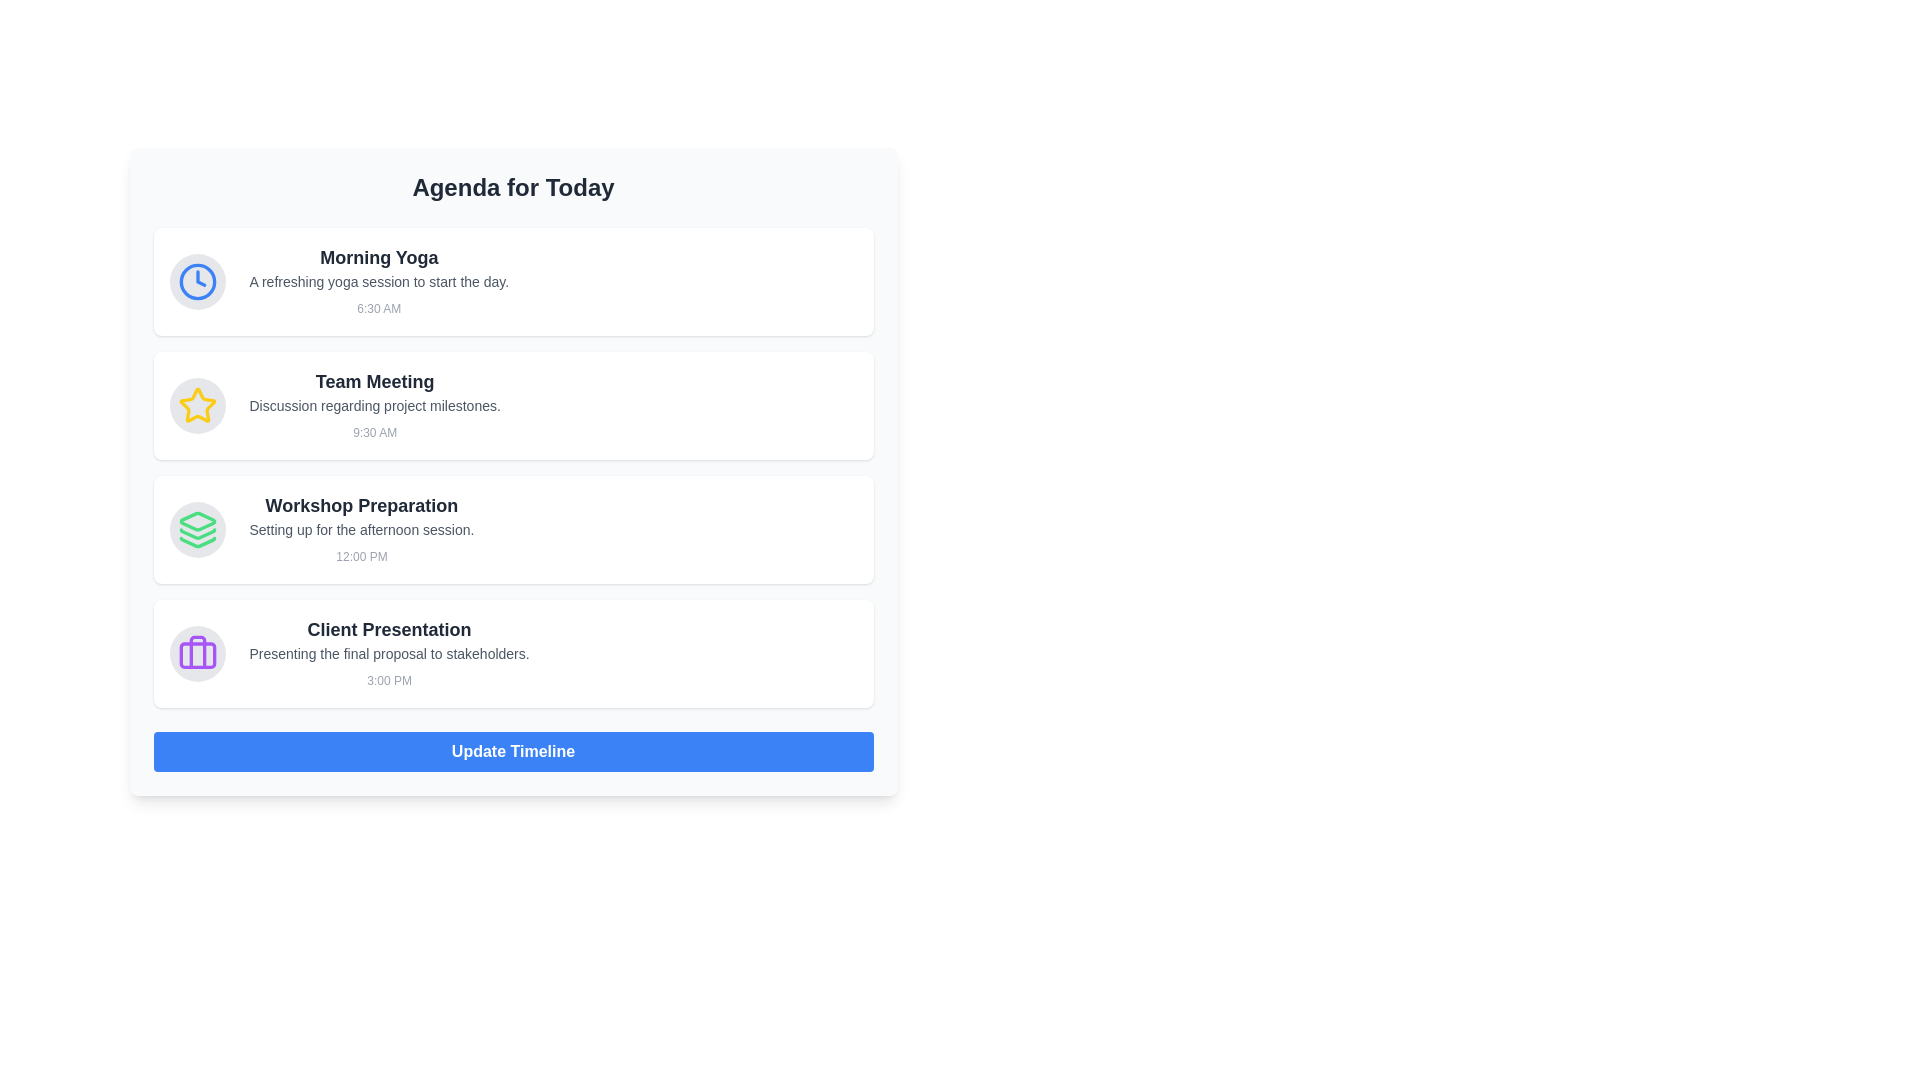 The image size is (1920, 1080). I want to click on the 'Morning Yoga' session card, so click(513, 281).